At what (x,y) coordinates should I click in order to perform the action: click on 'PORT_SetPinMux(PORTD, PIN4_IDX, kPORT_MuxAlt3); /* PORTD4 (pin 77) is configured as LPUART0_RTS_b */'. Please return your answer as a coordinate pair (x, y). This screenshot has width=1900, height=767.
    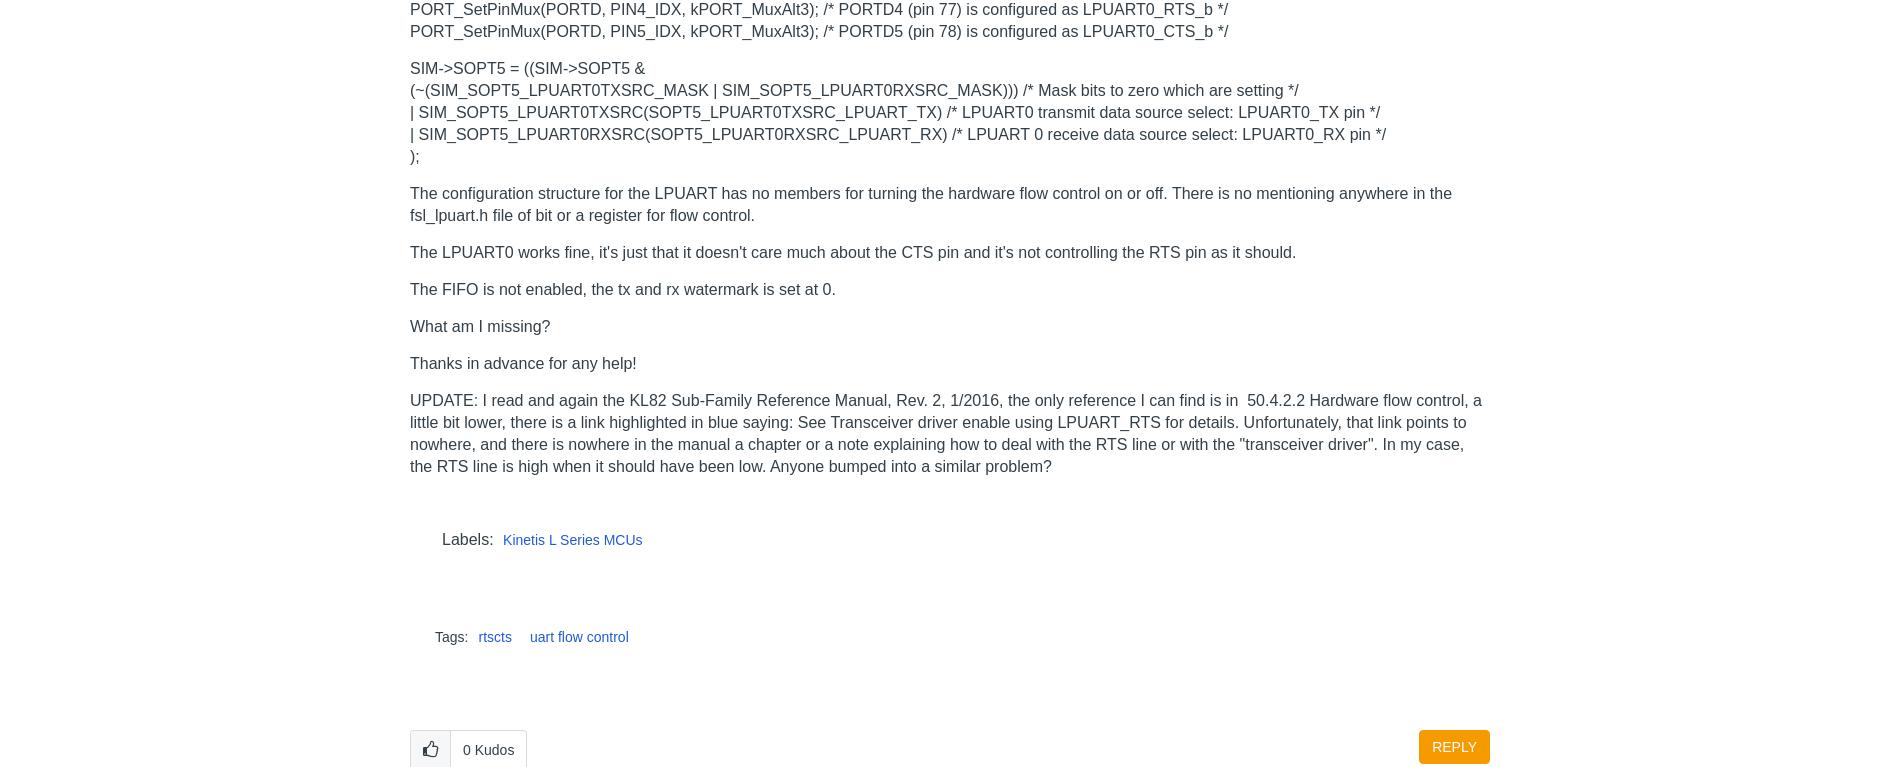
    Looking at the image, I should click on (409, 7).